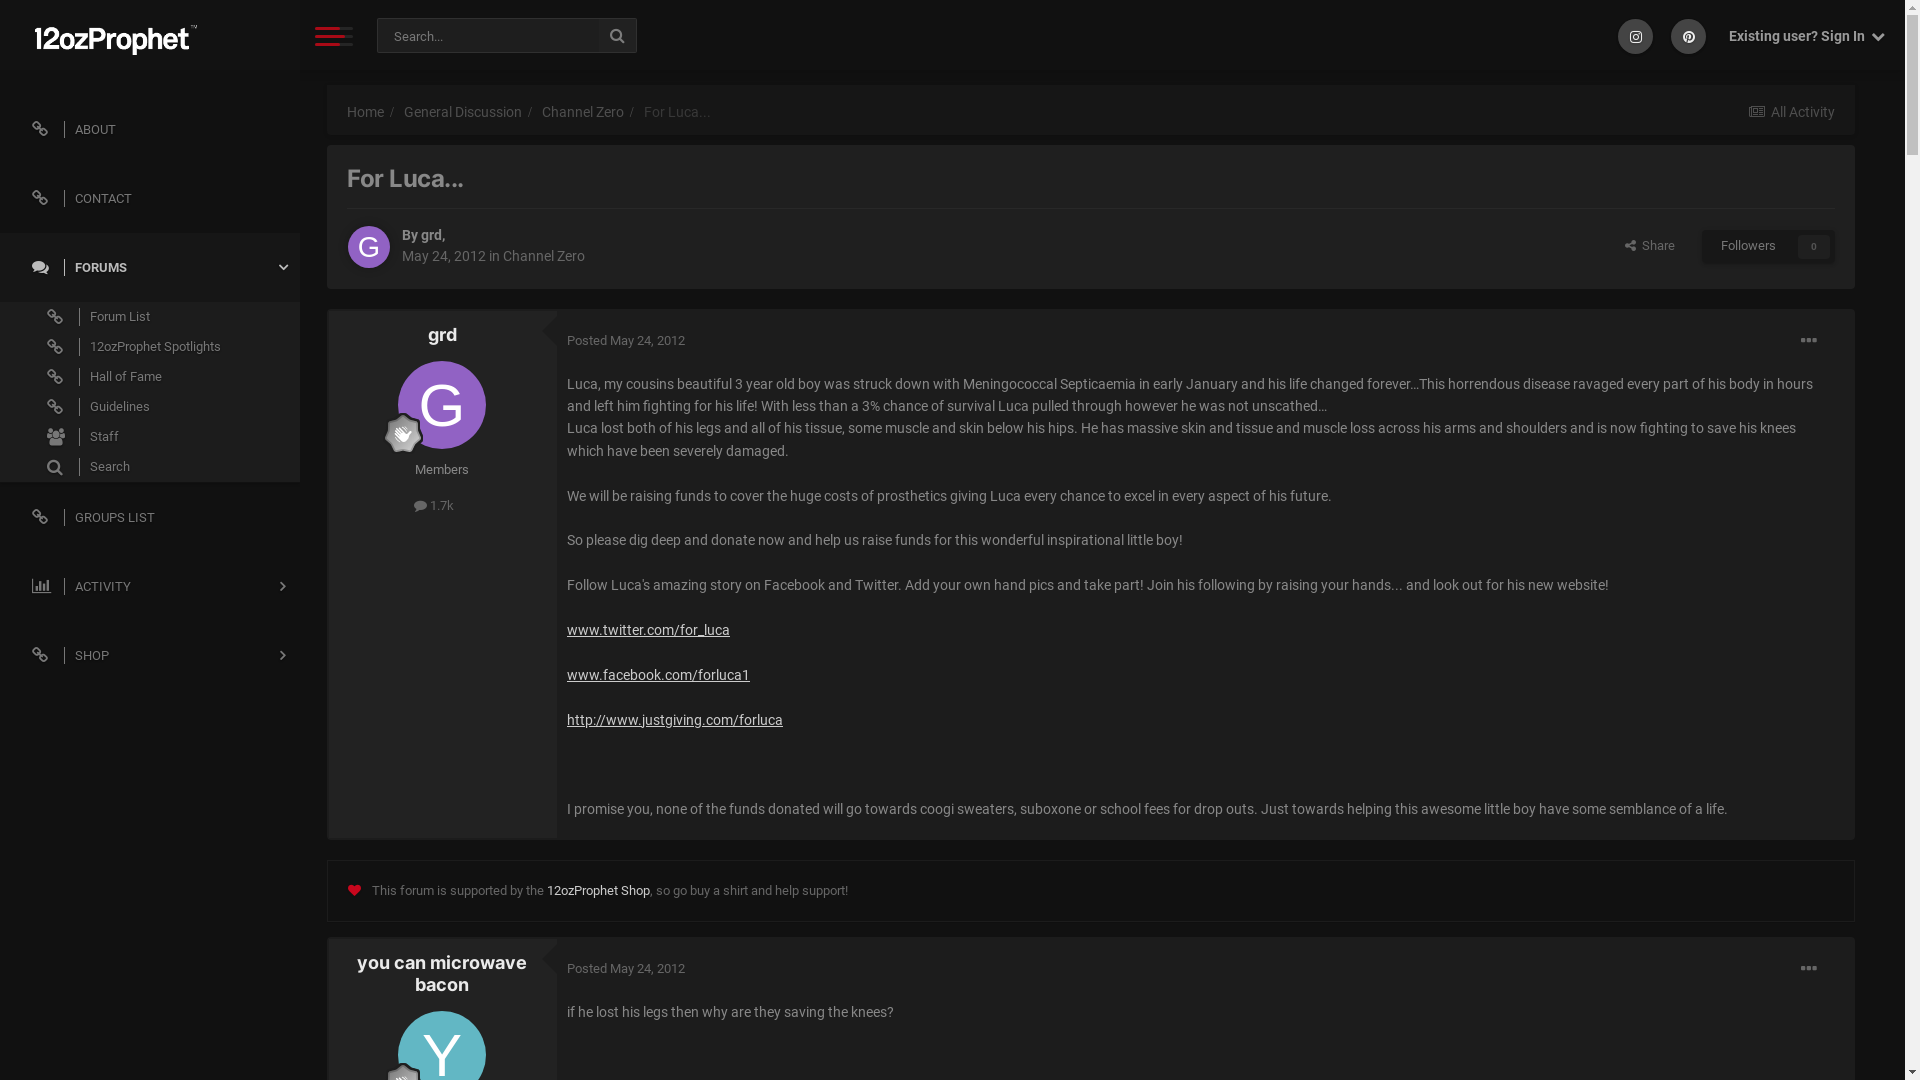 The image size is (1920, 1080). What do you see at coordinates (648, 628) in the screenshot?
I see `'www.twitter.com/for_luca'` at bounding box center [648, 628].